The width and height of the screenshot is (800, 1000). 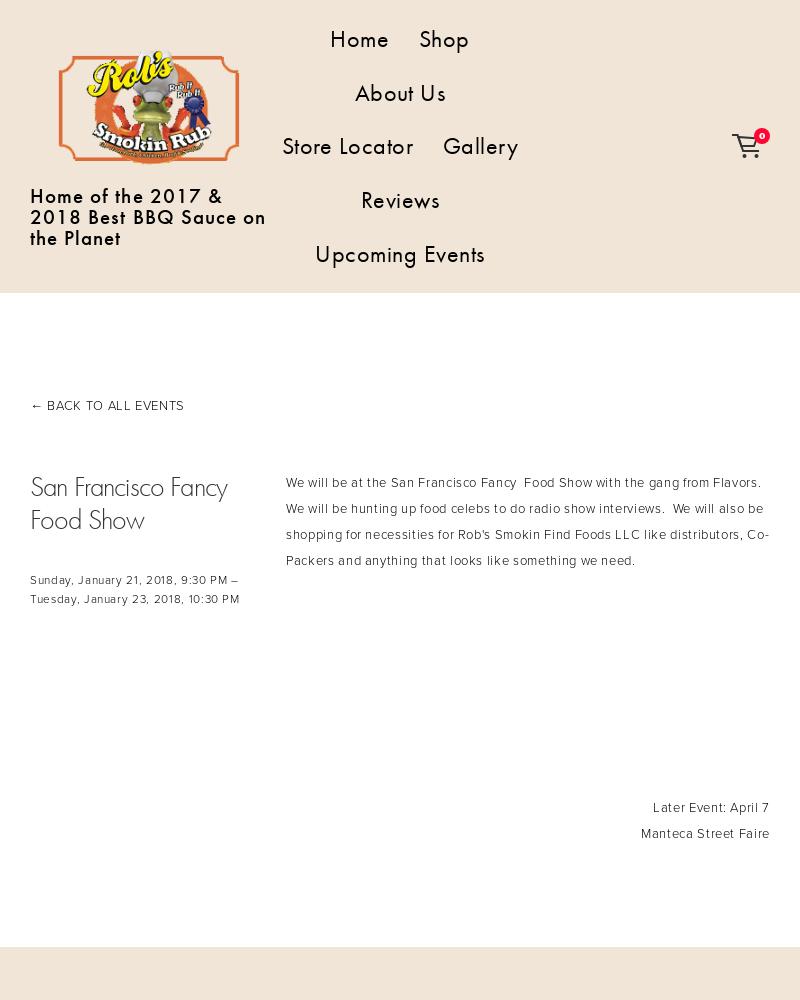 What do you see at coordinates (398, 252) in the screenshot?
I see `'Upcoming Events'` at bounding box center [398, 252].